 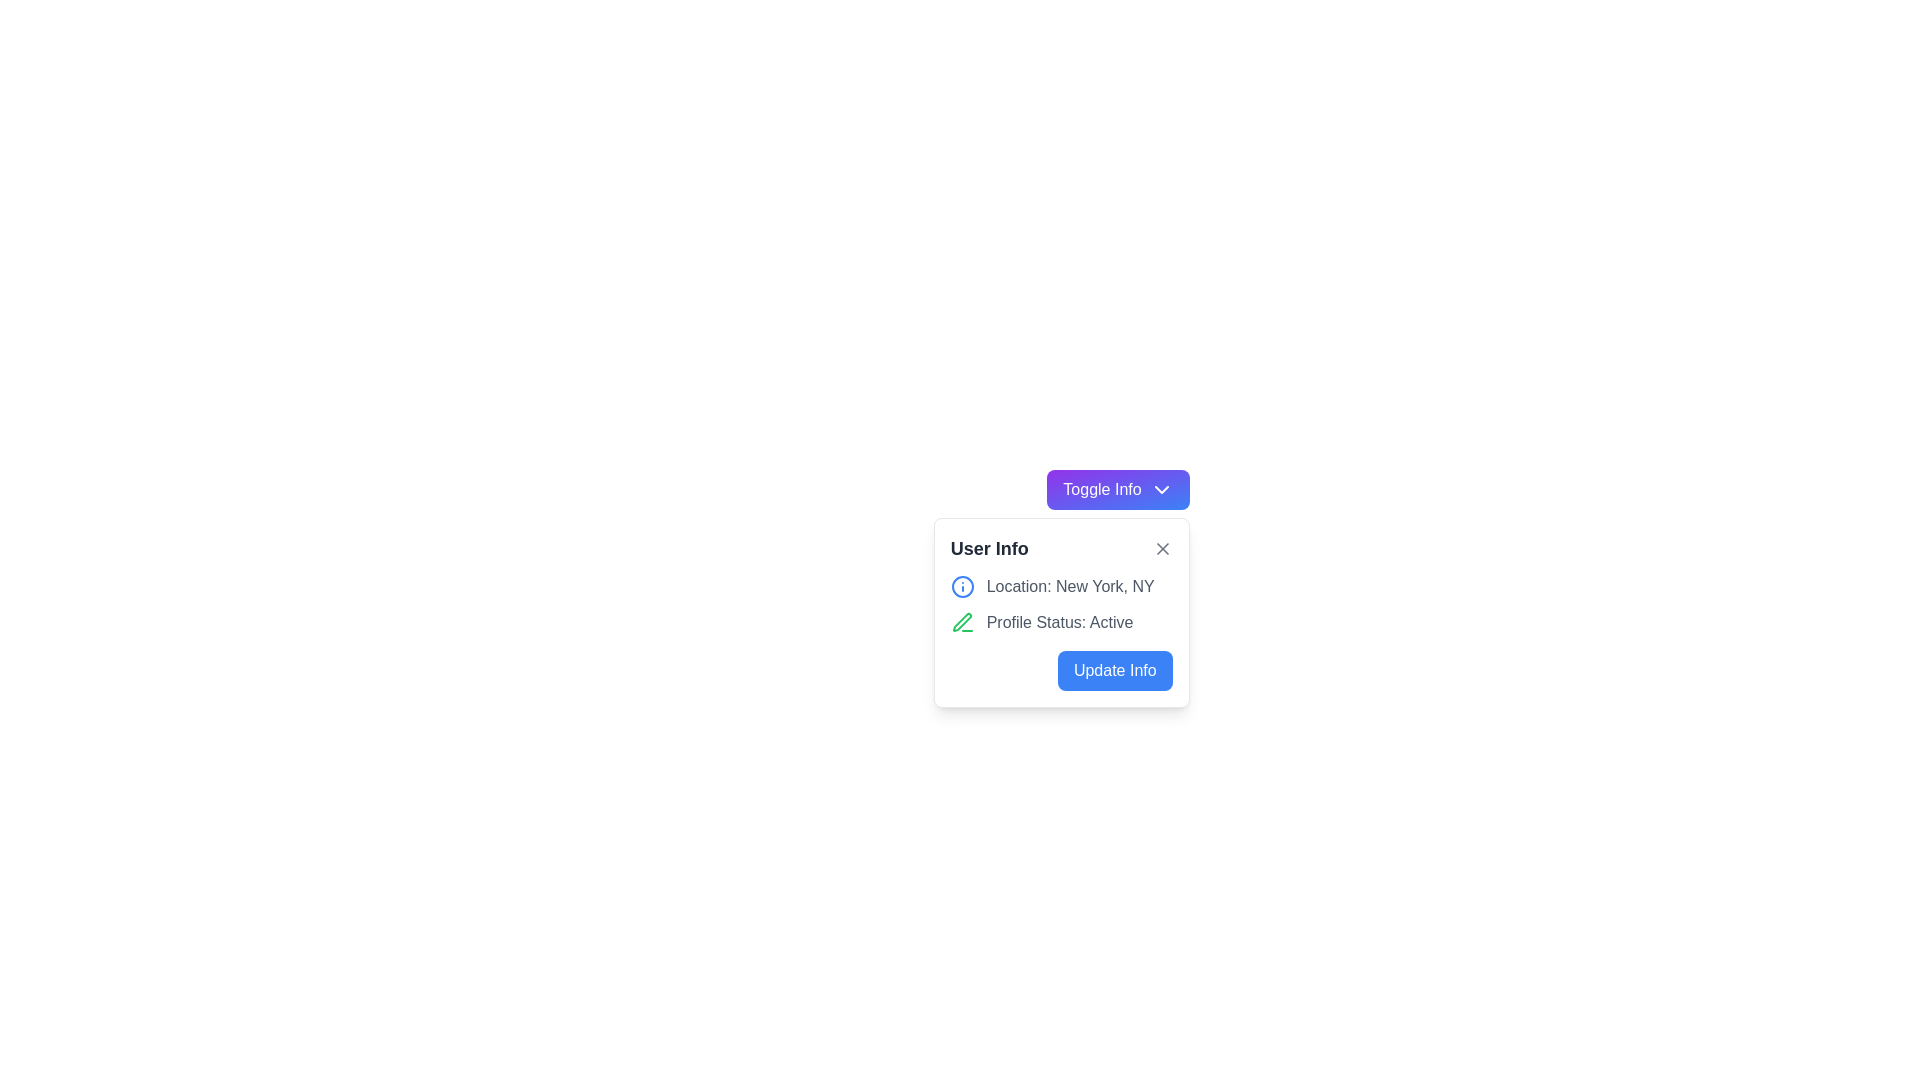 I want to click on the 'Active' status label in the 'User Info' section, which is located beneath 'Location: New York, NY' and above the 'Update Info' button, to the right of the green pen icon, so click(x=1059, y=622).